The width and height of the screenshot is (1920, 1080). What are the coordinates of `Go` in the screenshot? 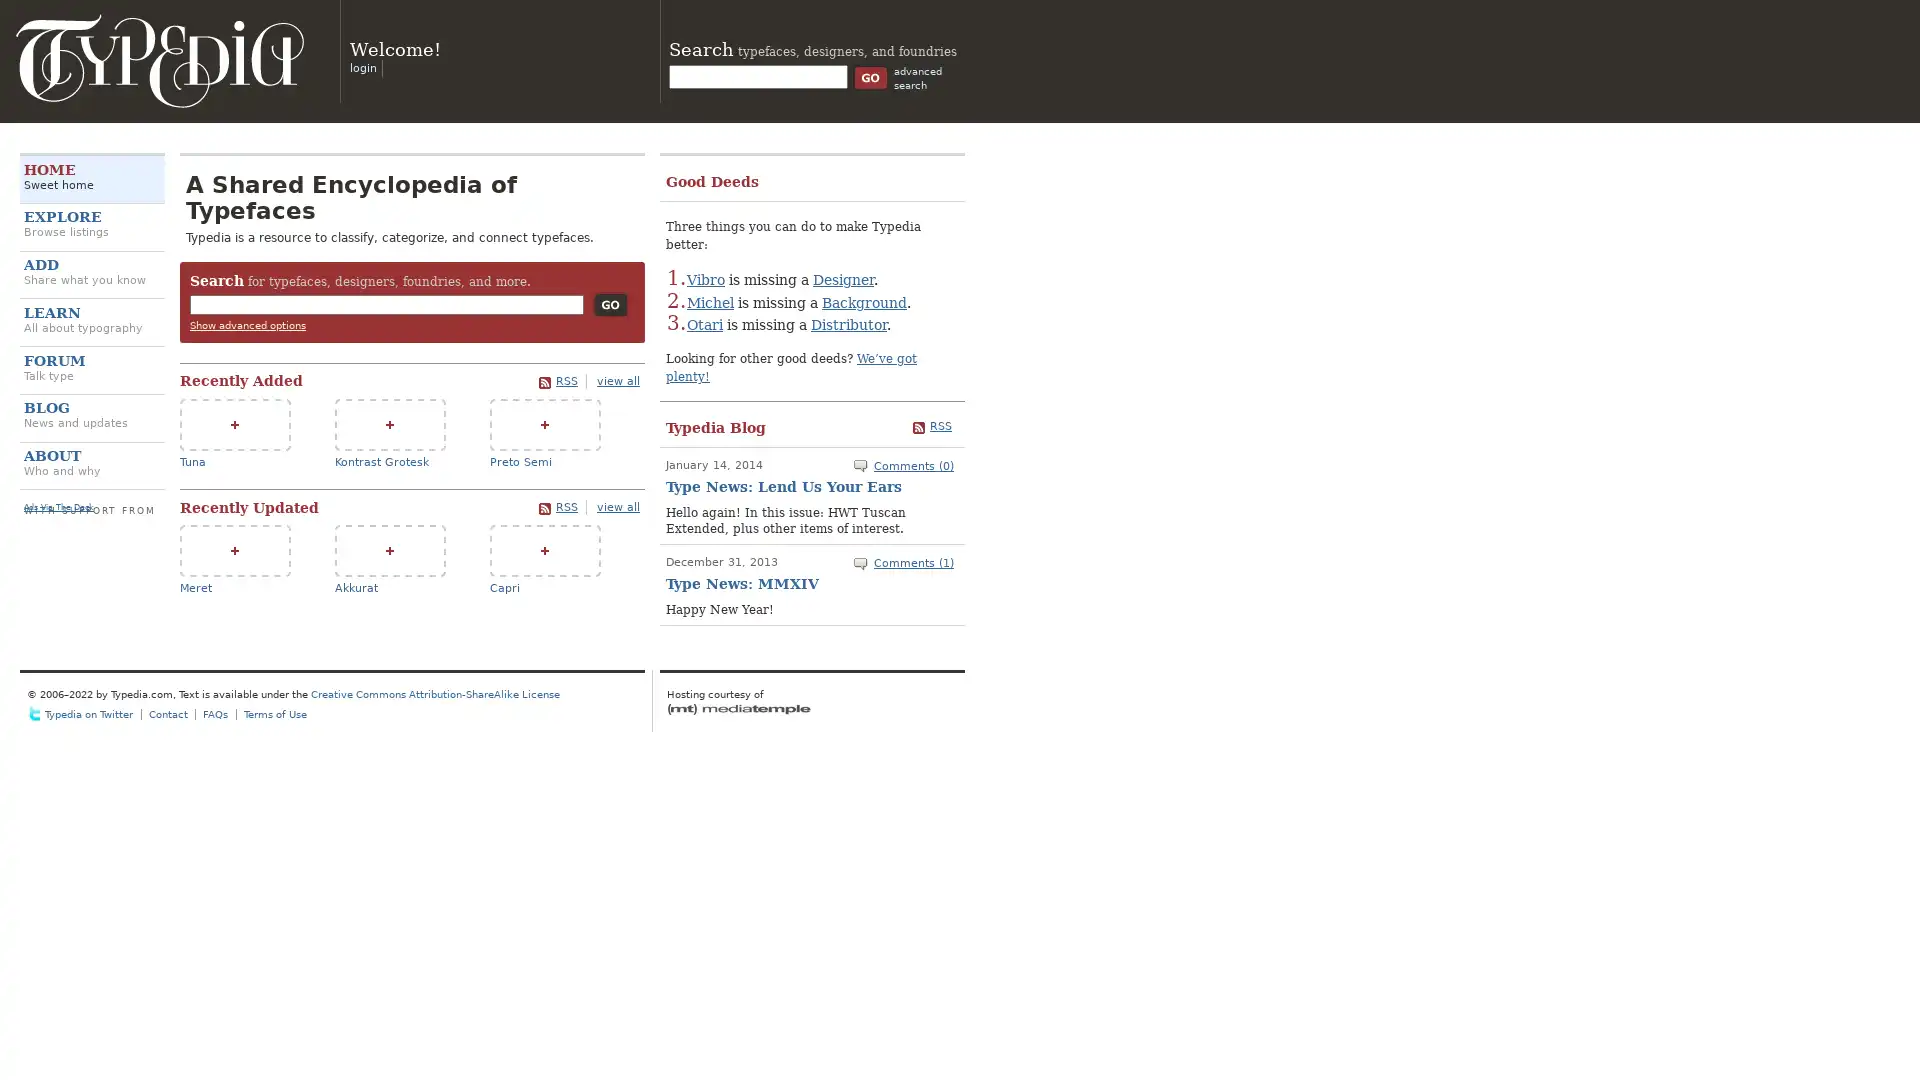 It's located at (609, 304).